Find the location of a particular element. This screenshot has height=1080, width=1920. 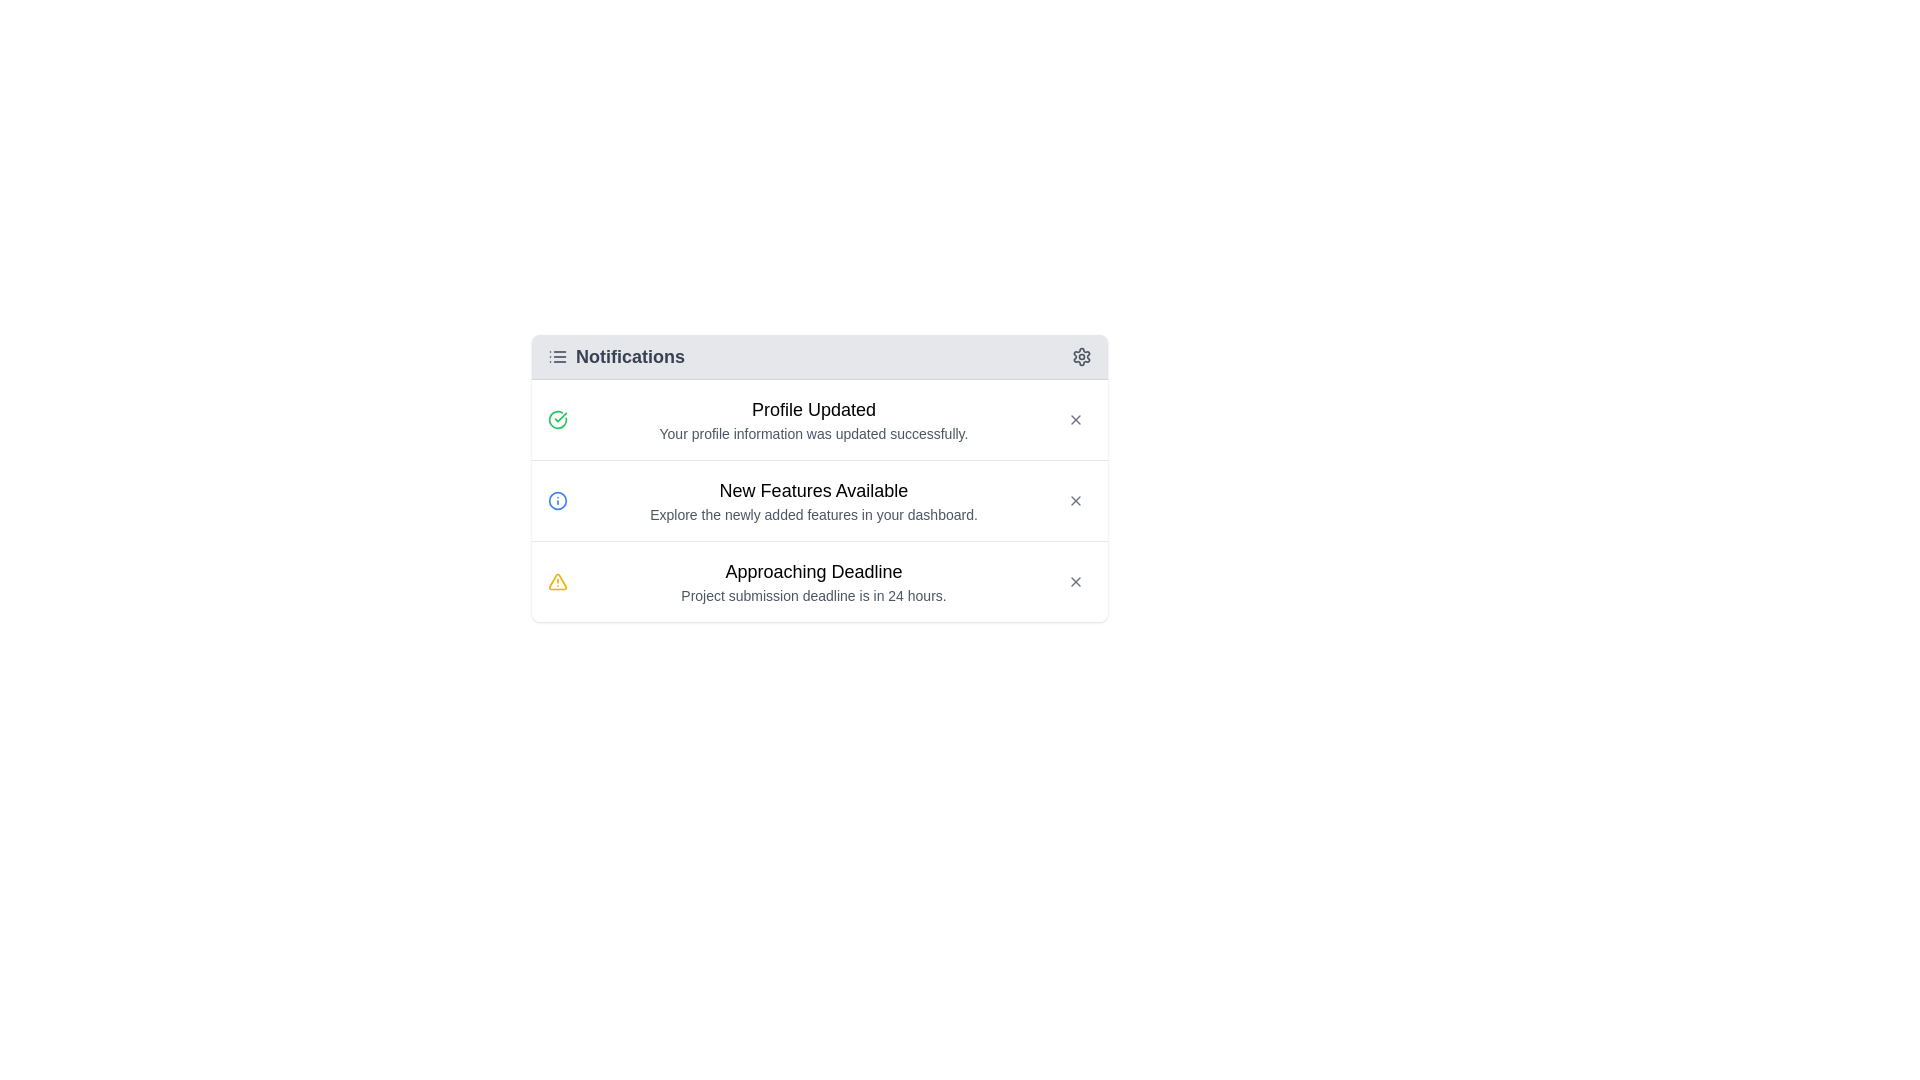

the 'X' icon button located on the far right of the 'Notifications' header is located at coordinates (1074, 419).